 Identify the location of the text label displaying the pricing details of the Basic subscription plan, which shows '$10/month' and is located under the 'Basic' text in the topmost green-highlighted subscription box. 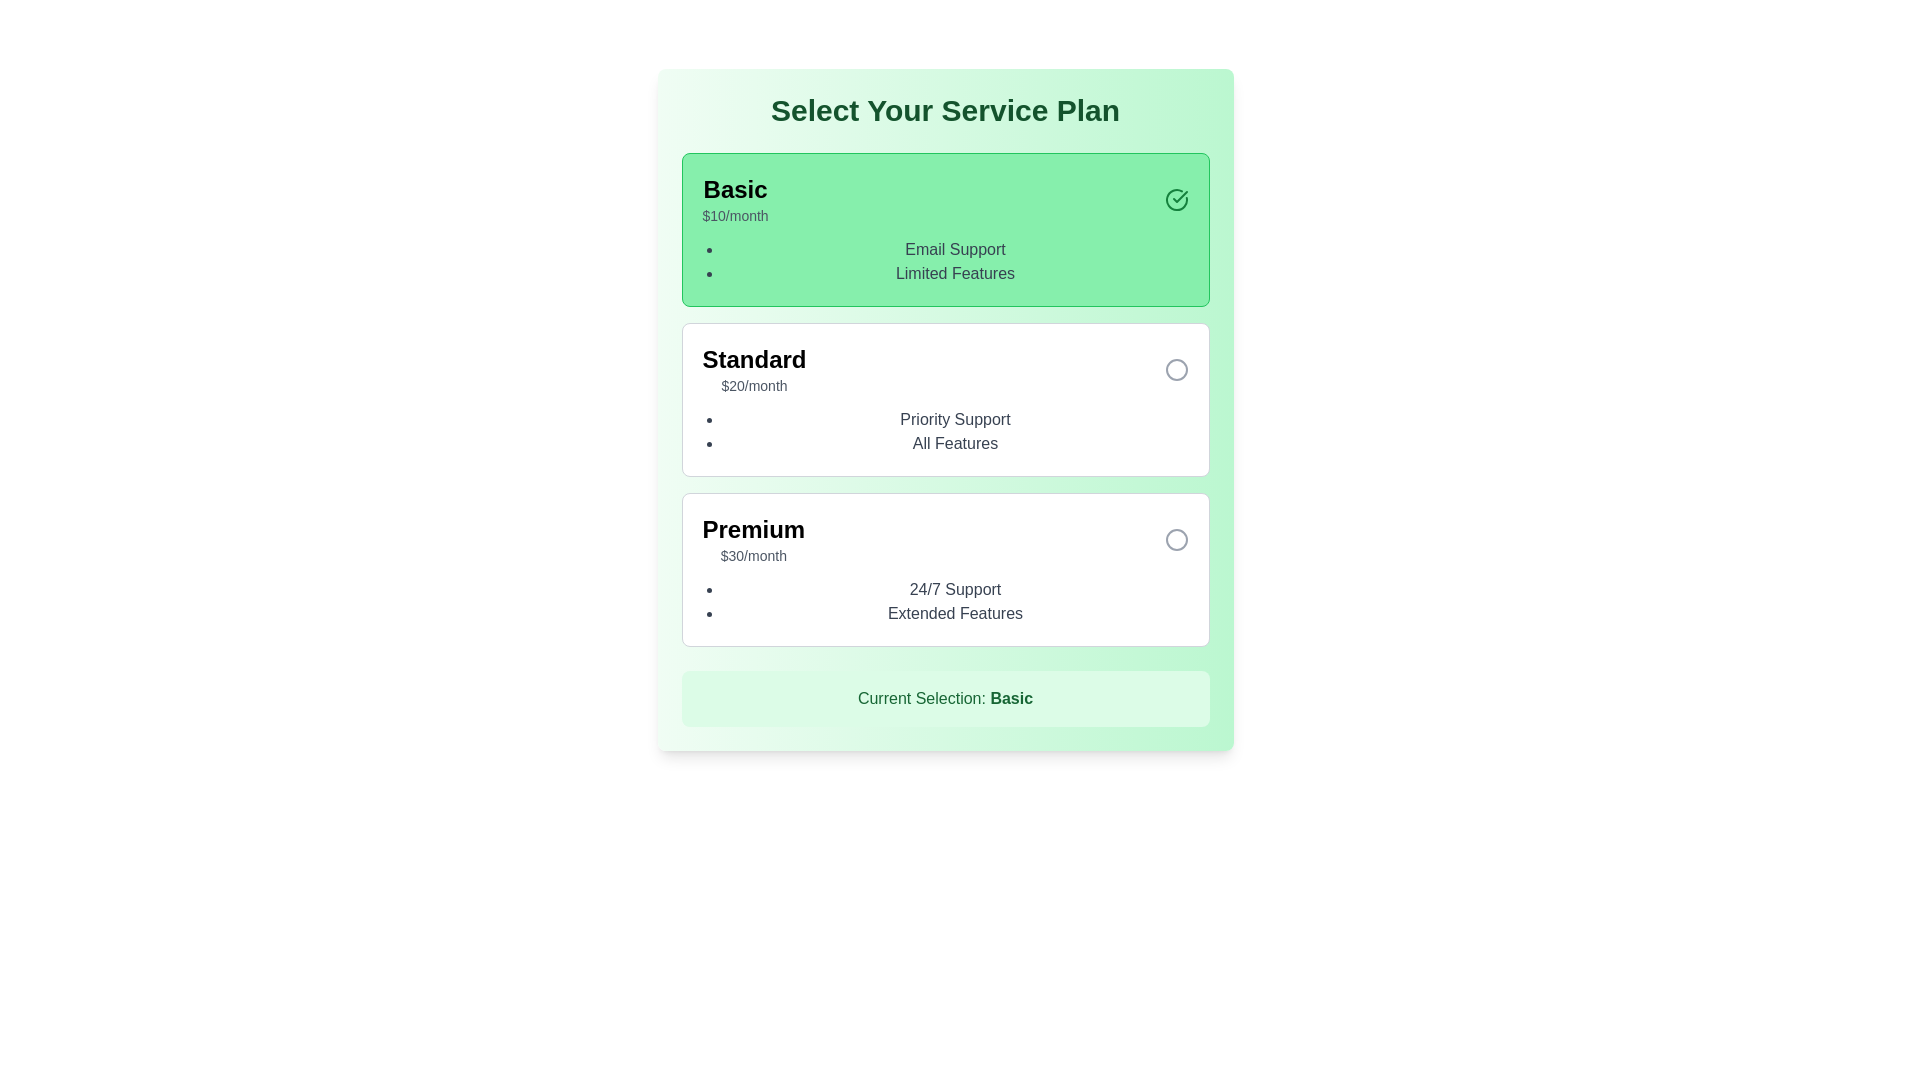
(734, 216).